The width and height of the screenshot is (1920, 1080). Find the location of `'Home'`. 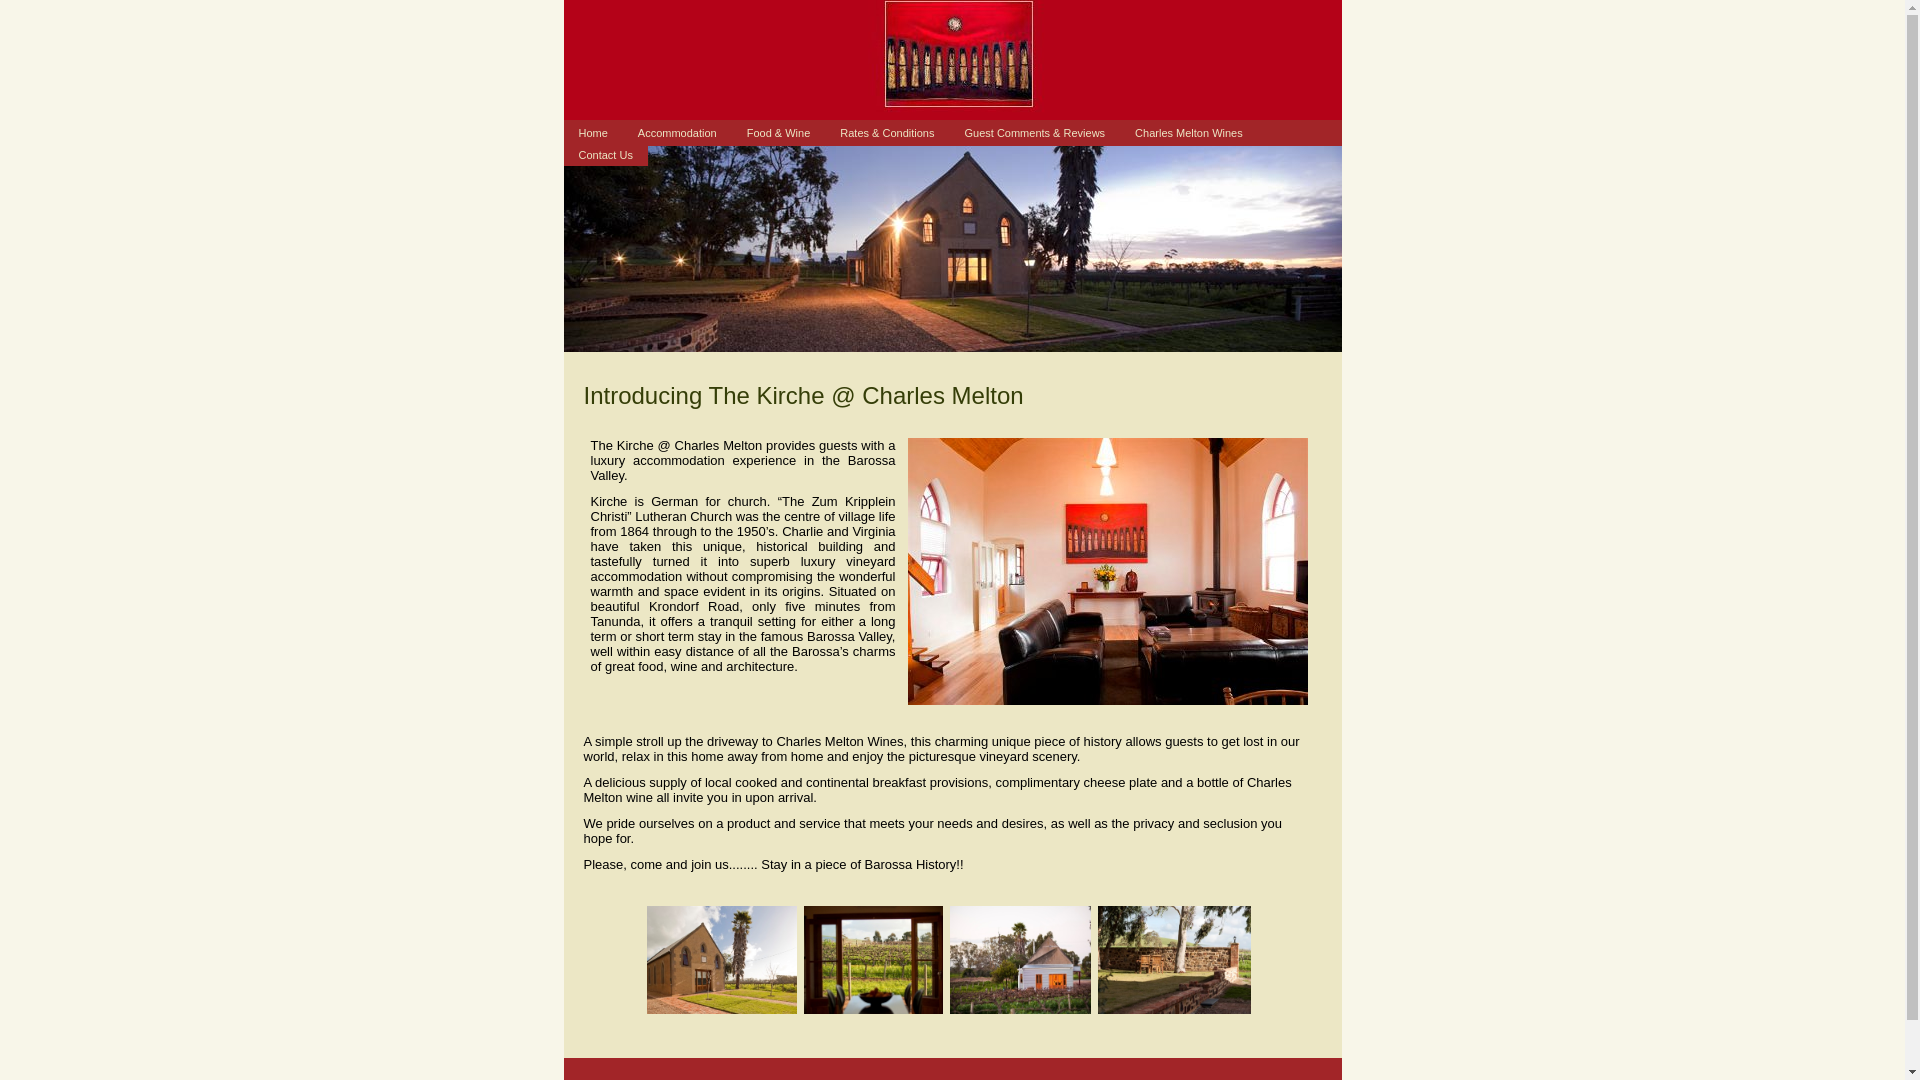

'Home' is located at coordinates (592, 132).